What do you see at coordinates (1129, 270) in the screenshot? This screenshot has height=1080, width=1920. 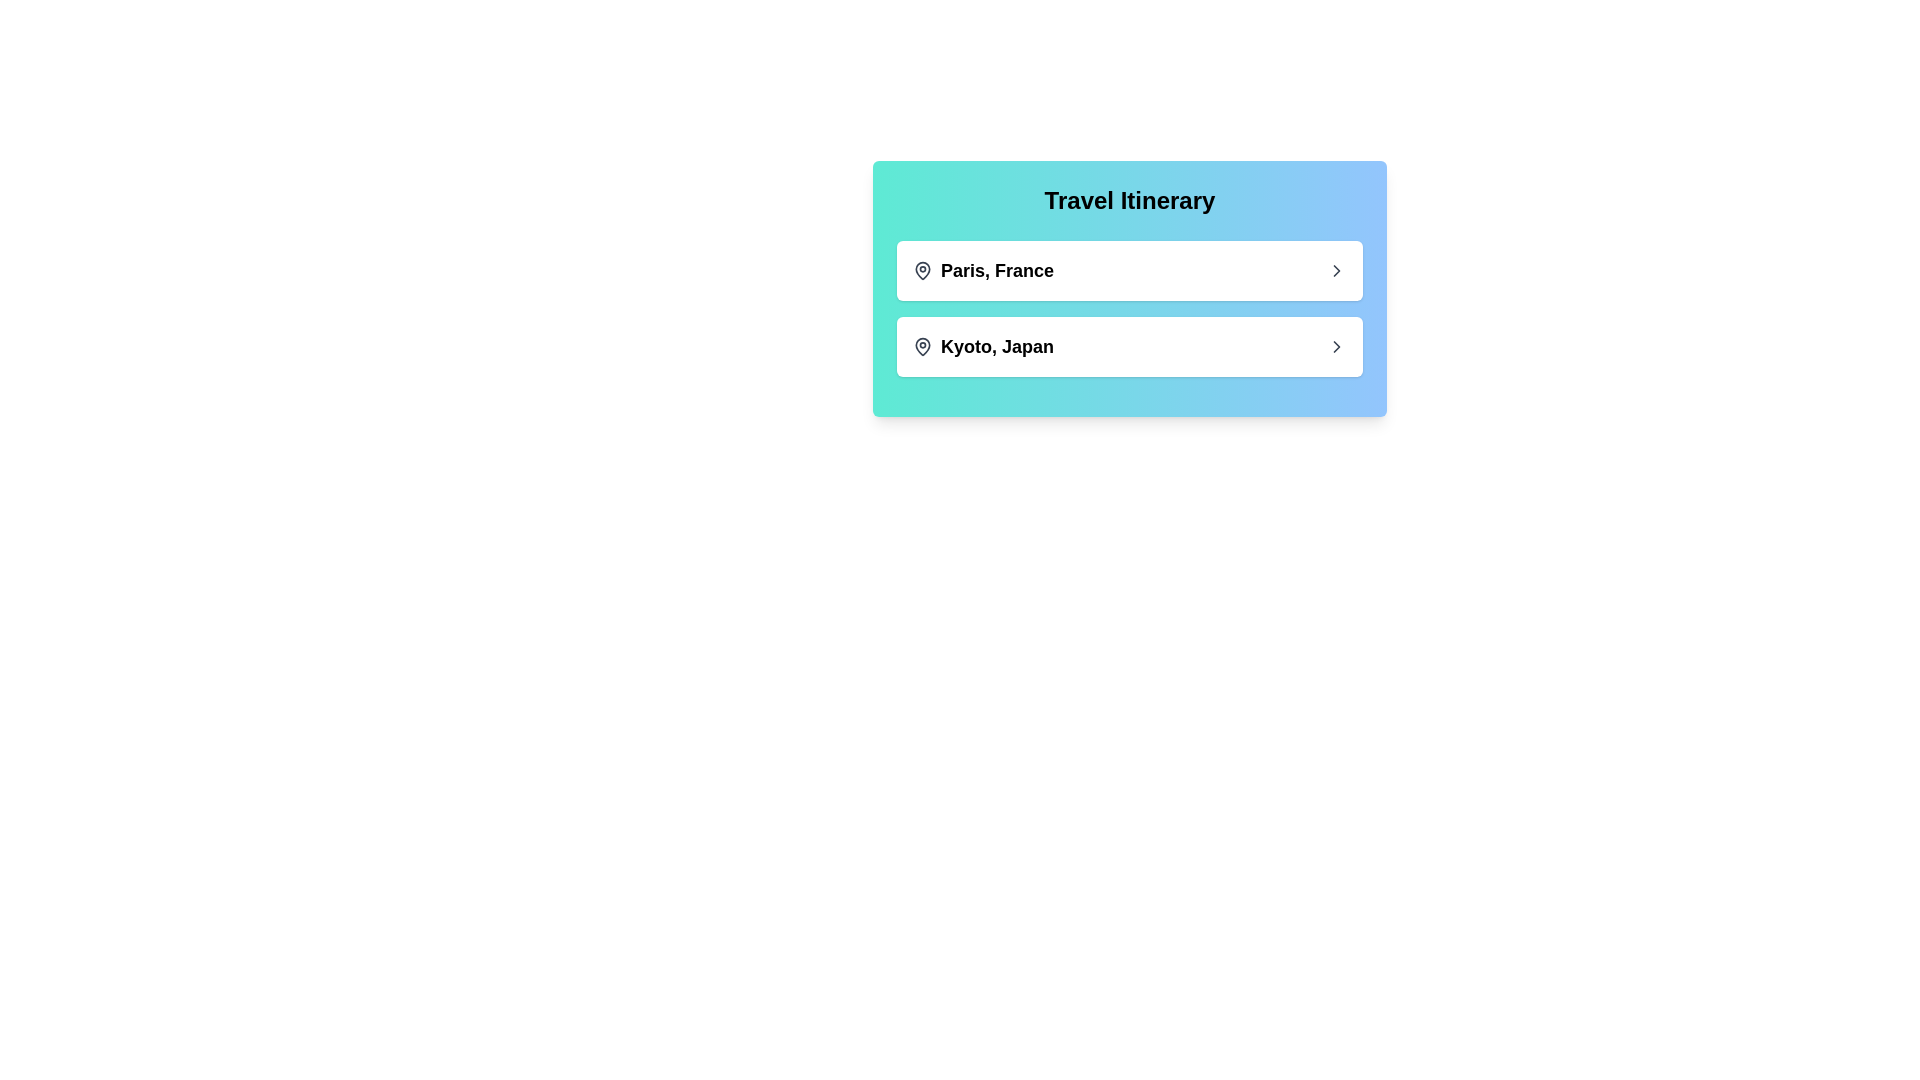 I see `the interactive row representing the destination 'Paris, France'` at bounding box center [1129, 270].